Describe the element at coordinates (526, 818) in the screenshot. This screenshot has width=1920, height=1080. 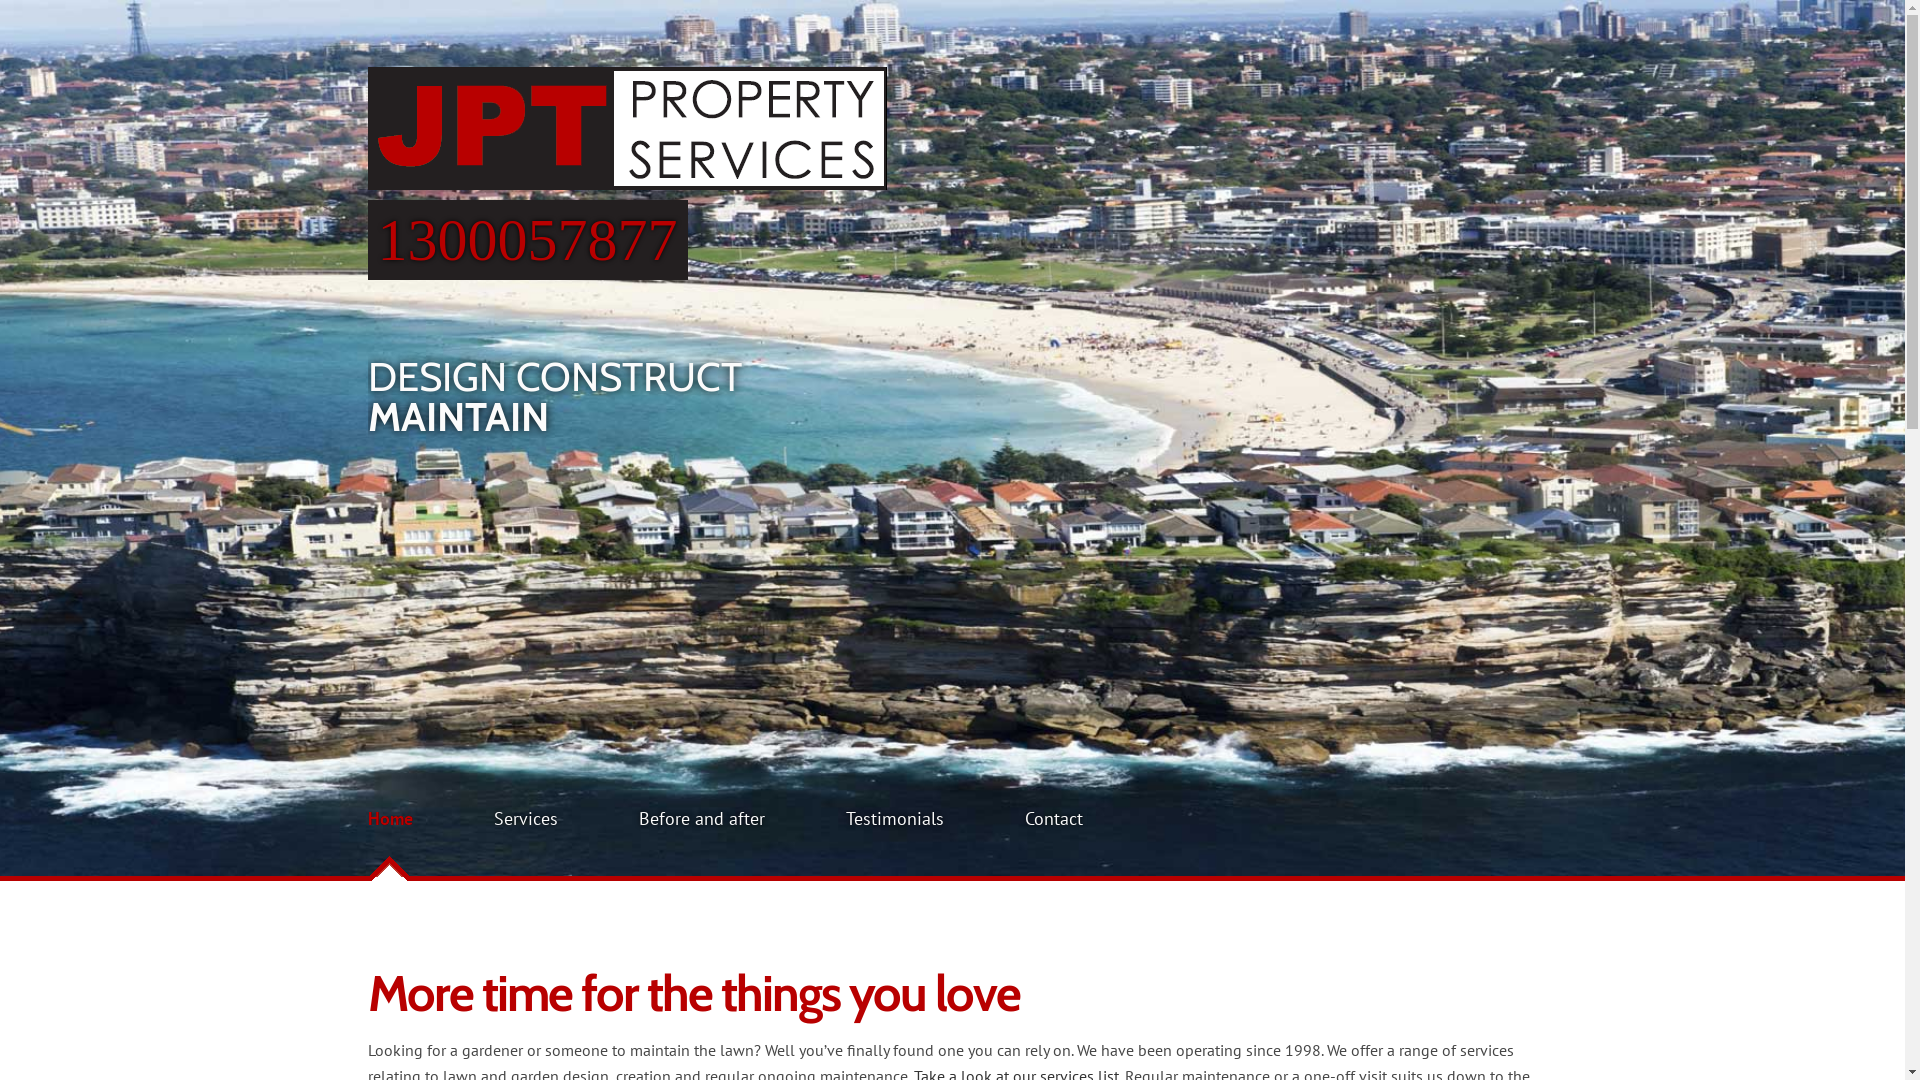
I see `'Services'` at that location.